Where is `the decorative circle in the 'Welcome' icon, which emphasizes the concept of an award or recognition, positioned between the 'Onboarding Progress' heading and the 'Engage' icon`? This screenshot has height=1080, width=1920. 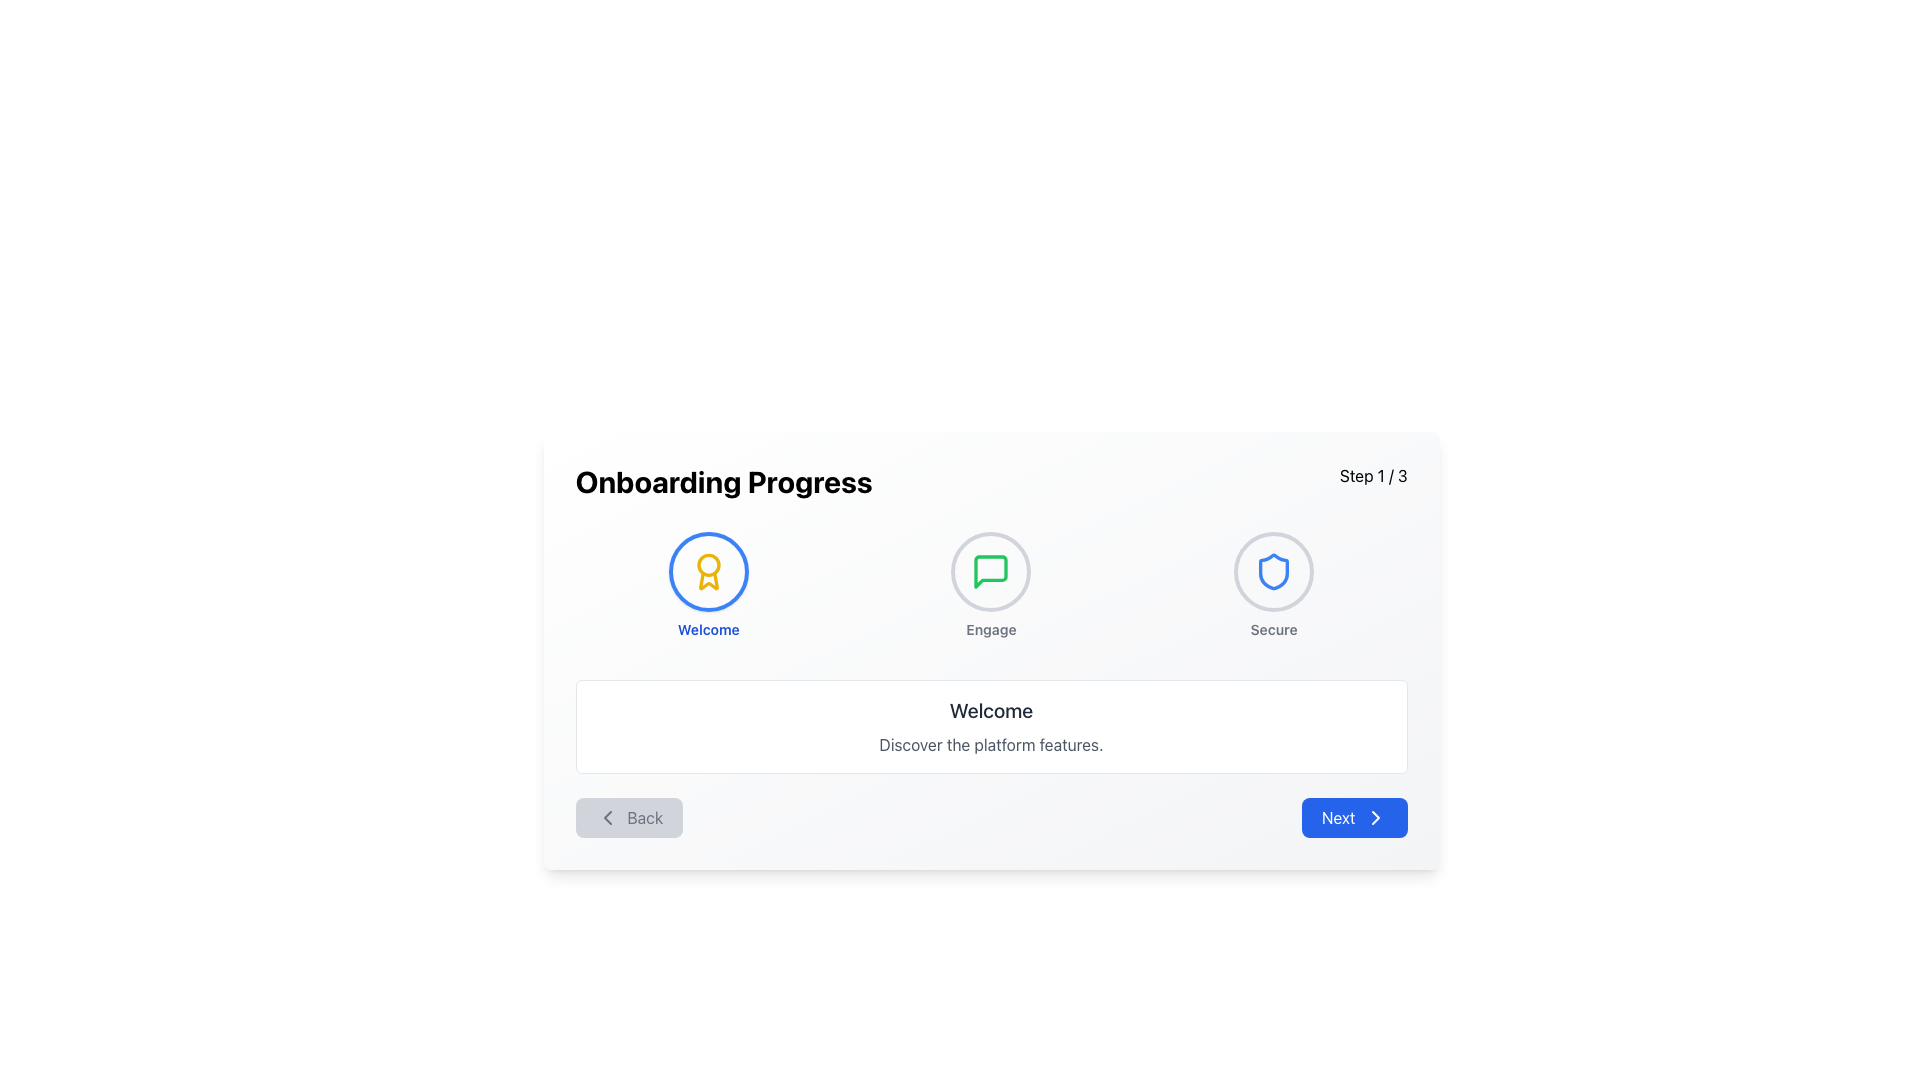 the decorative circle in the 'Welcome' icon, which emphasizes the concept of an award or recognition, positioned between the 'Onboarding Progress' heading and the 'Engage' icon is located at coordinates (708, 565).